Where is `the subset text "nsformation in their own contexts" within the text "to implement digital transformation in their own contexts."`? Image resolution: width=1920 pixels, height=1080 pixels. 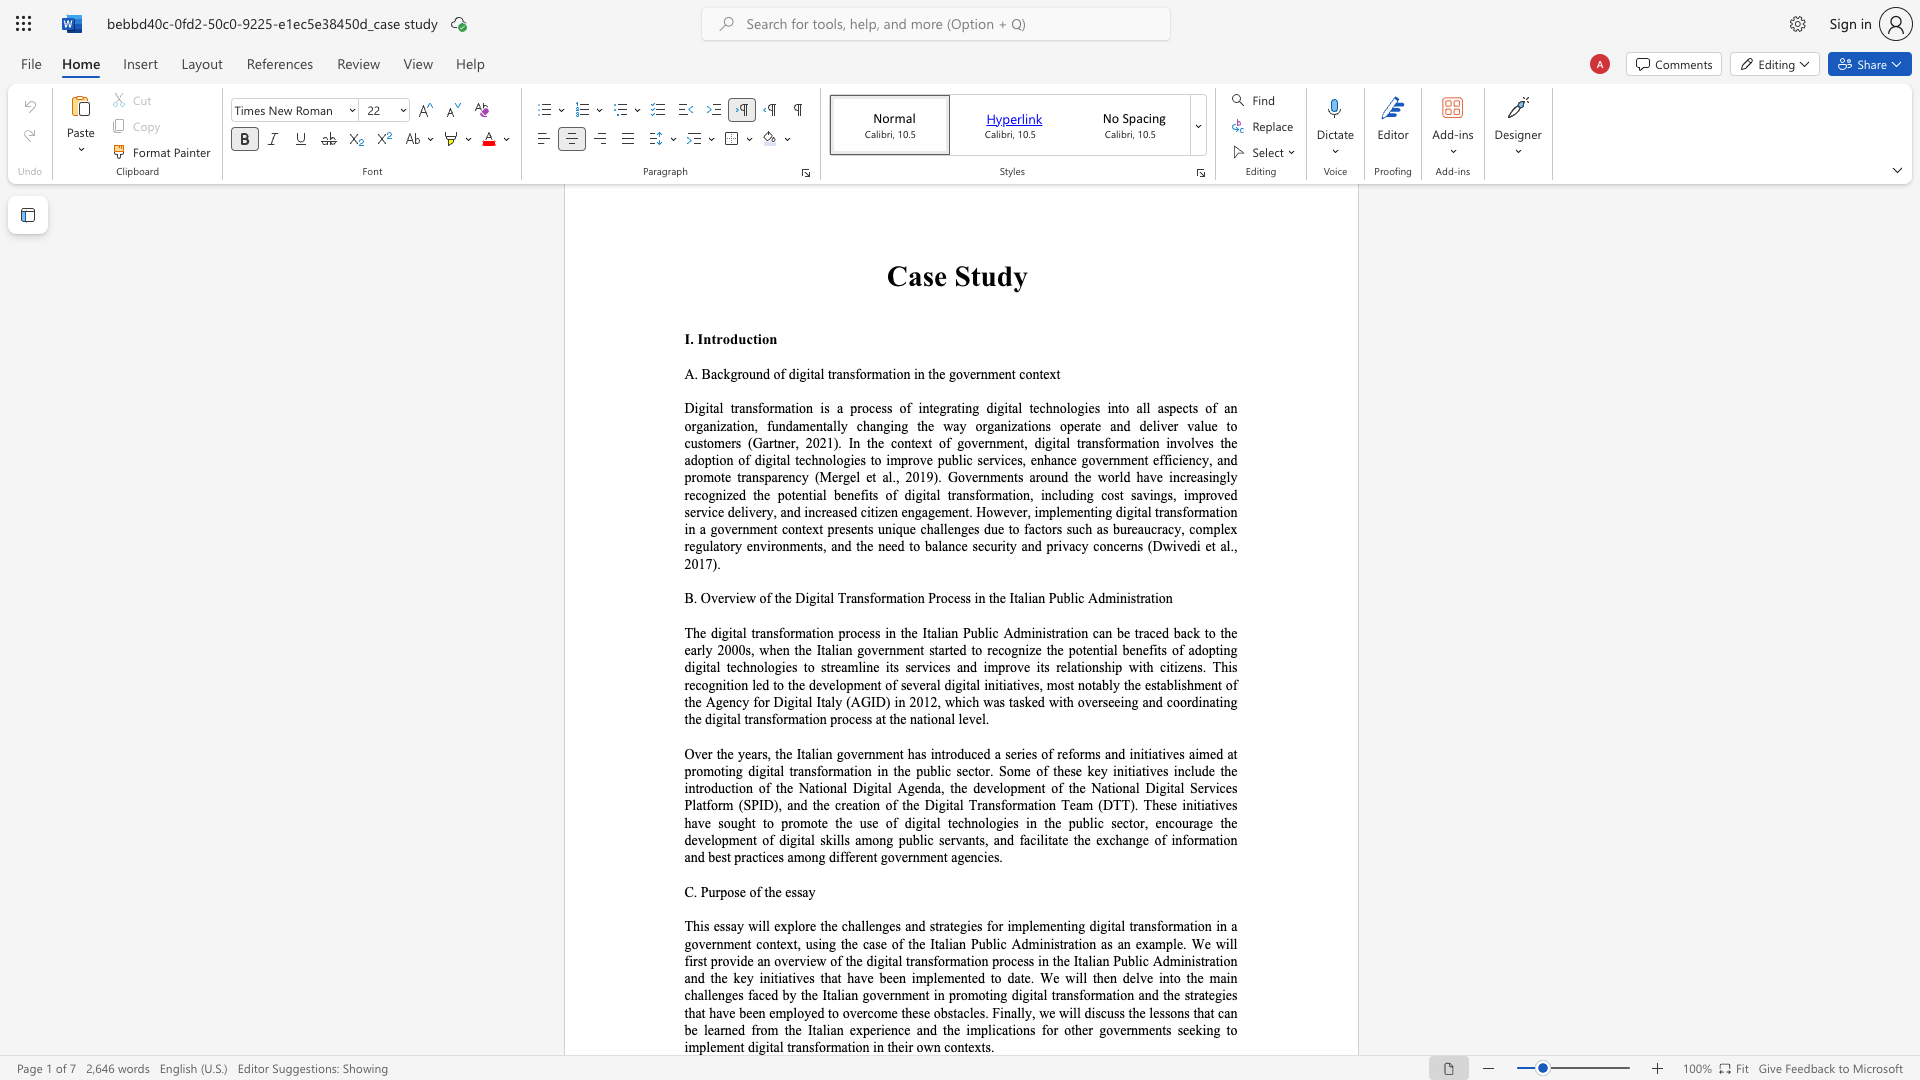 the subset text "nsformation in their own contexts" within the text "to implement digital transformation in their own contexts." is located at coordinates (801, 1046).